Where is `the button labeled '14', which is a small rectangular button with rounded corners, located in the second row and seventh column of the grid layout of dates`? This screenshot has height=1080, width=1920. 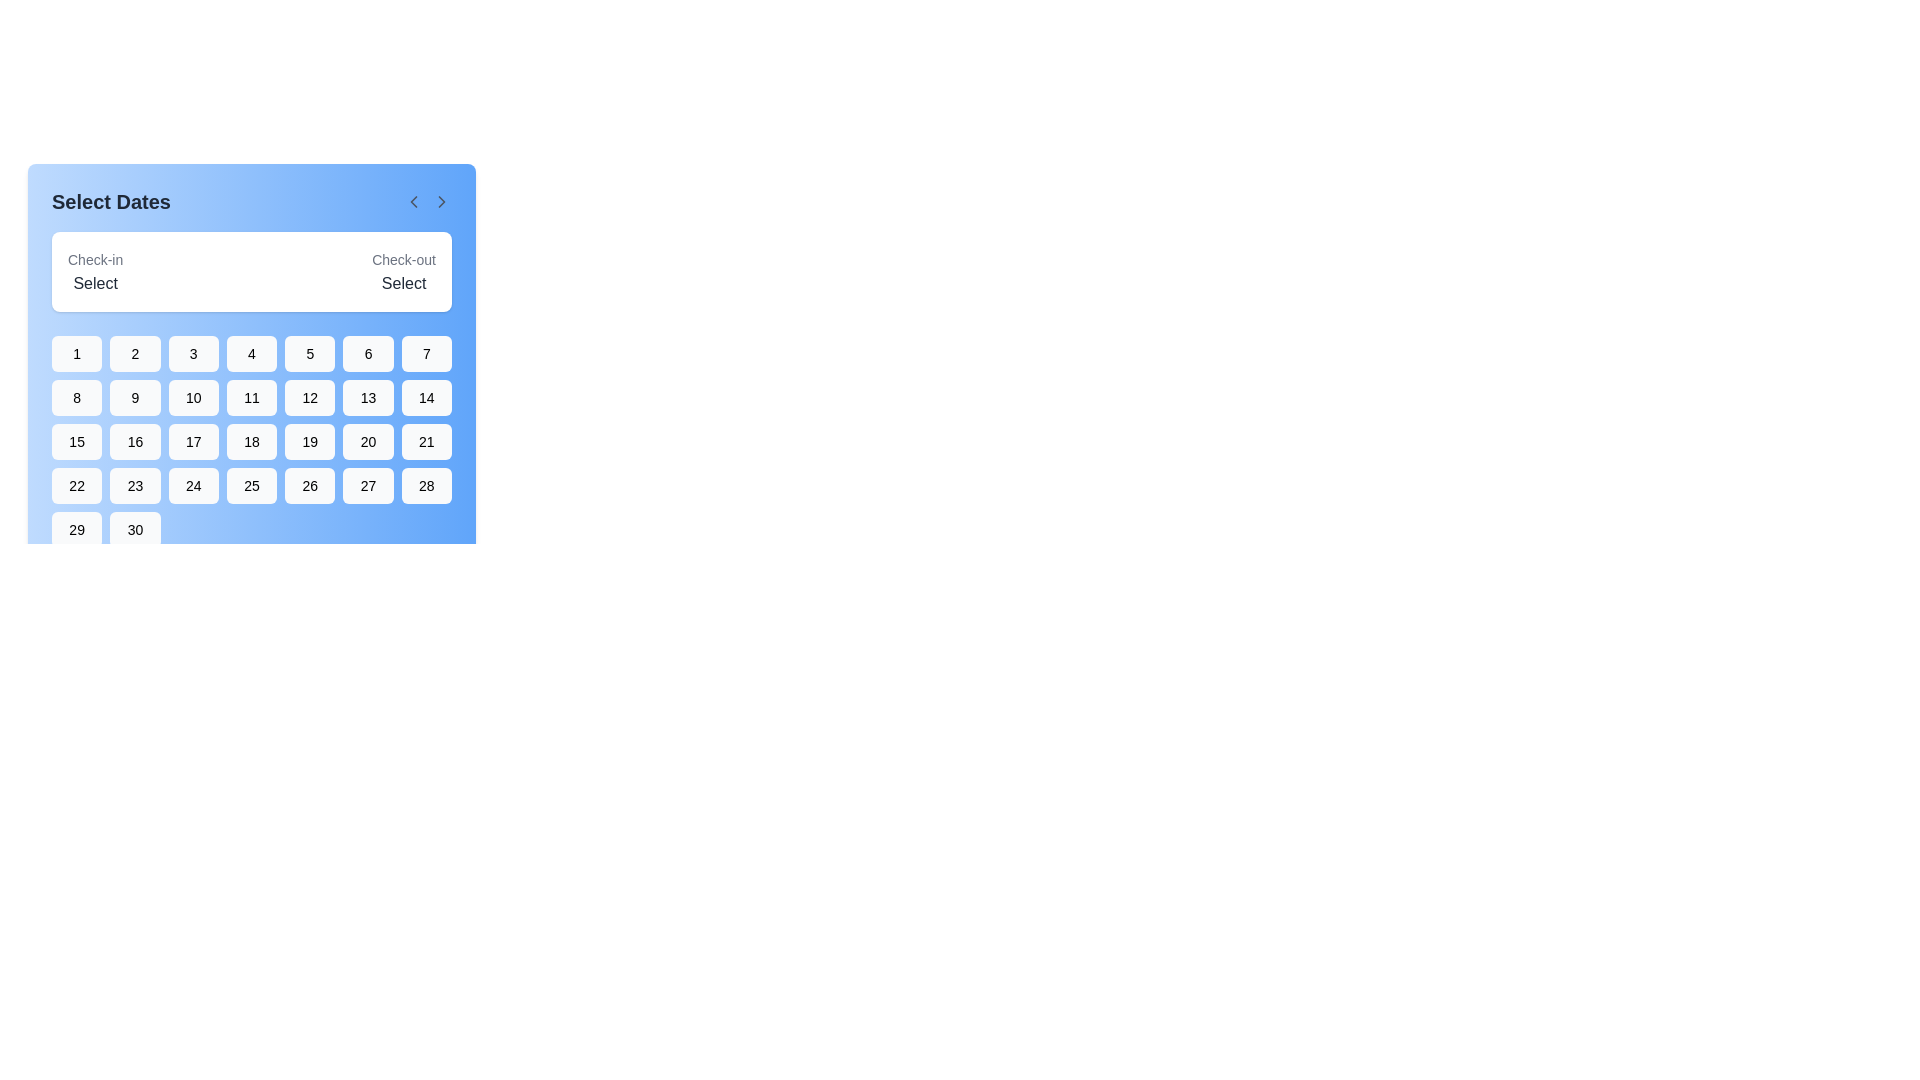 the button labeled '14', which is a small rectangular button with rounded corners, located in the second row and seventh column of the grid layout of dates is located at coordinates (425, 397).